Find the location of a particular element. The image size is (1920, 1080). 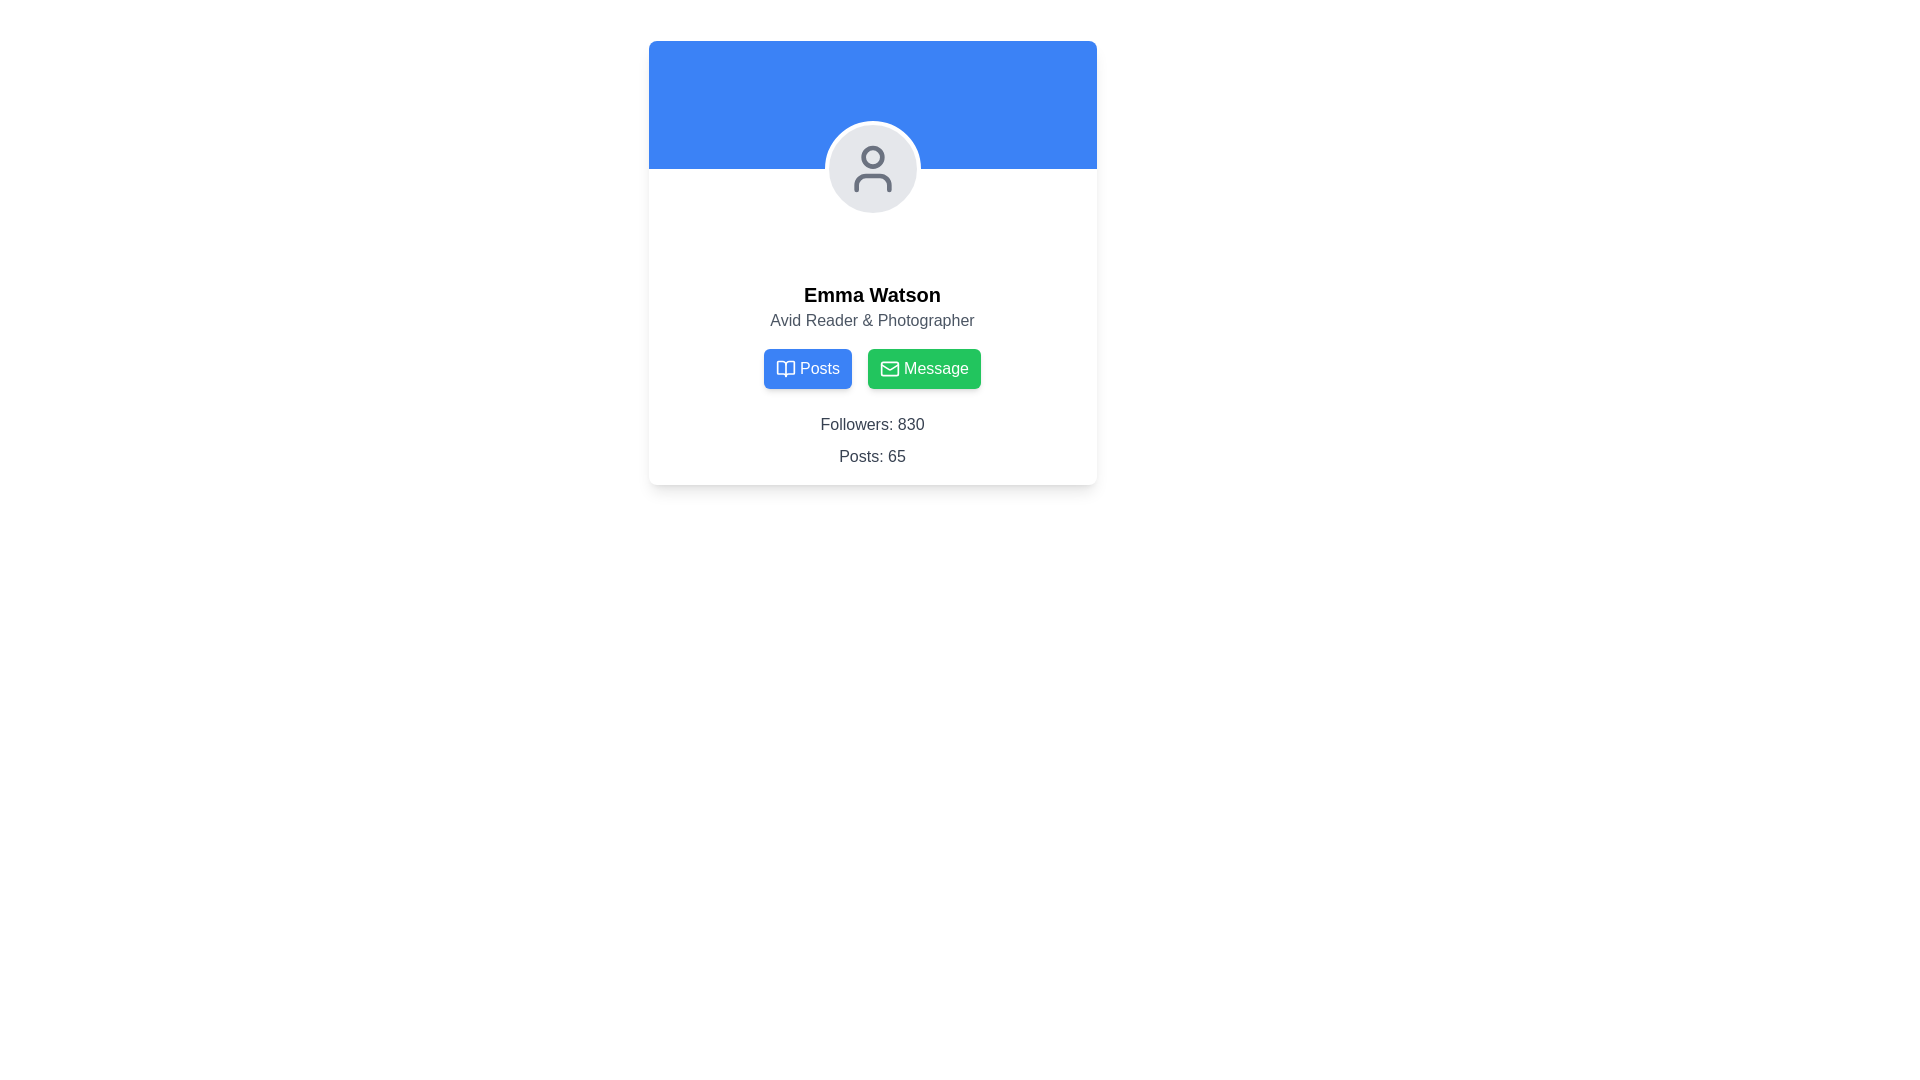

the central green button that initiates messaging actions, located to the right of the blue 'Posts' button is located at coordinates (935, 369).